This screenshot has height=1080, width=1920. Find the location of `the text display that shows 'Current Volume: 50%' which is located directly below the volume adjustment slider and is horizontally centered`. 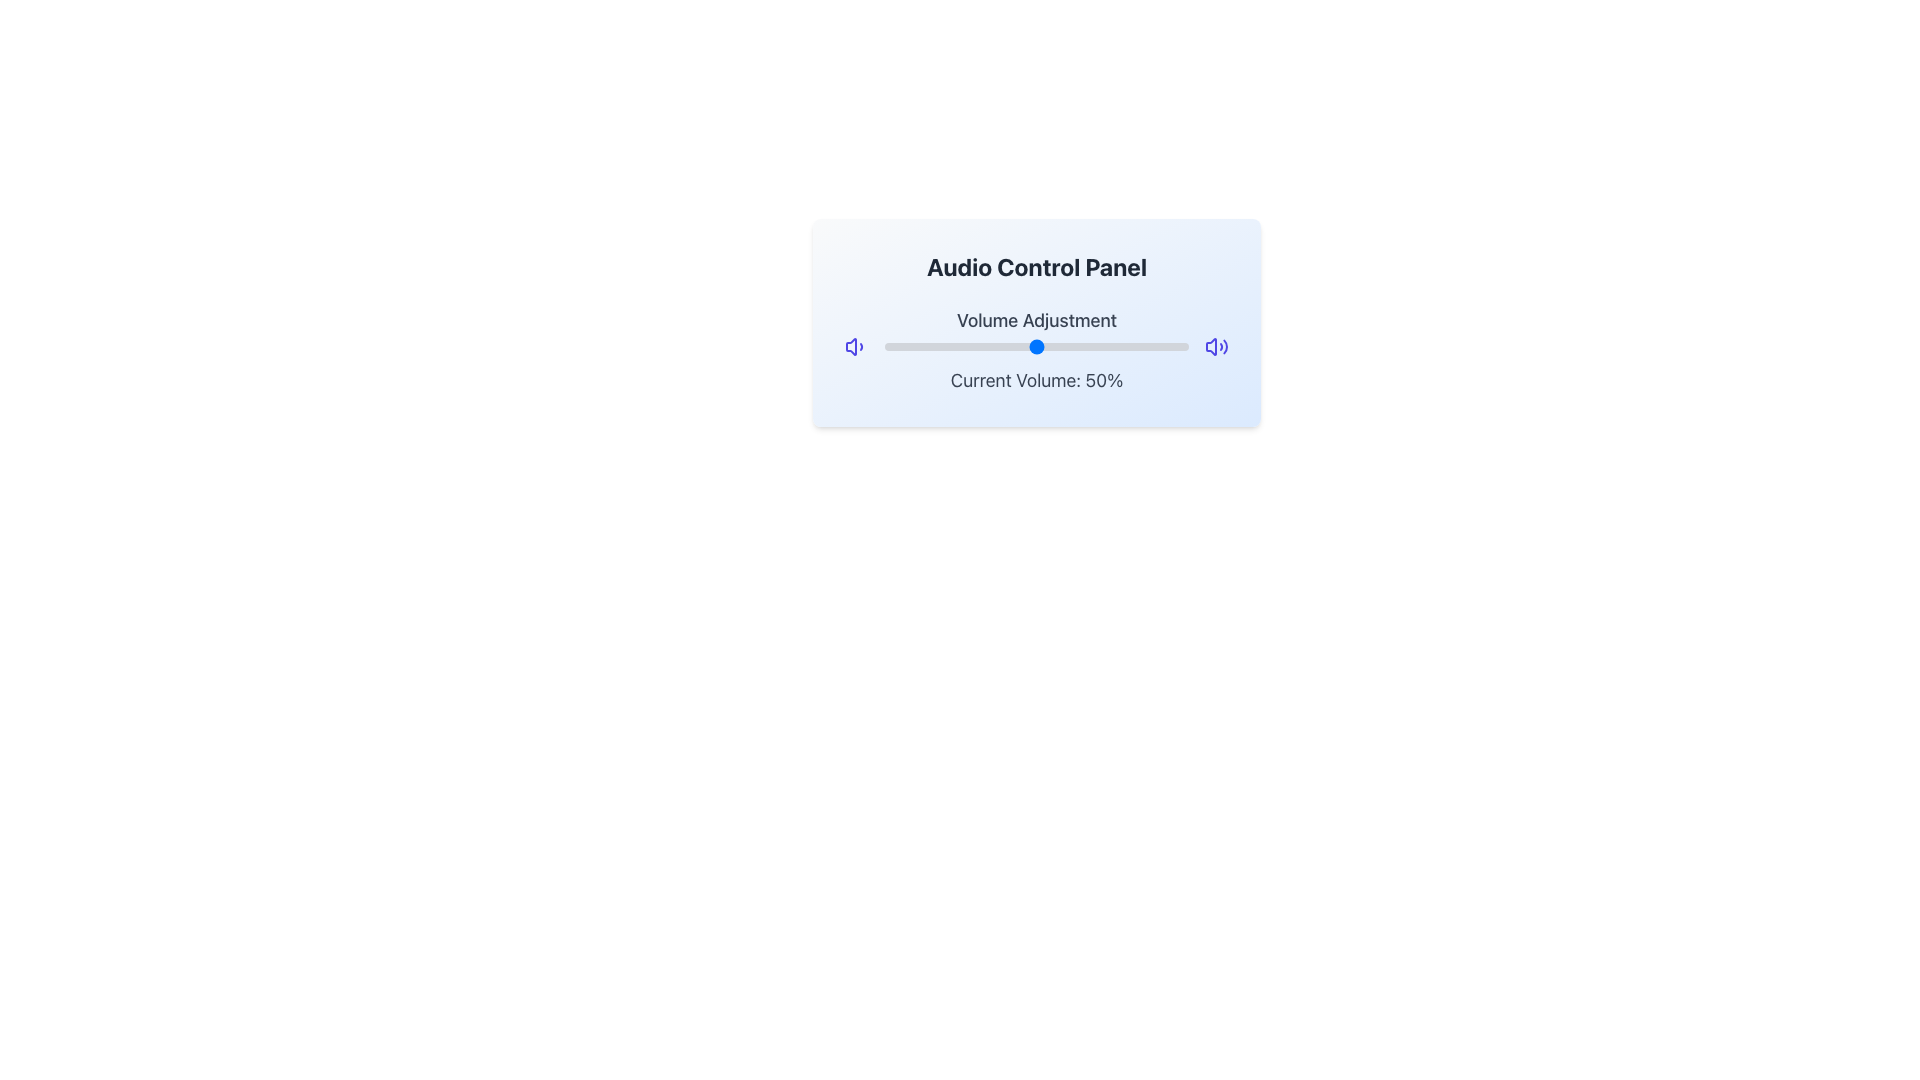

the text display that shows 'Current Volume: 50%' which is located directly below the volume adjustment slider and is horizontally centered is located at coordinates (1036, 381).